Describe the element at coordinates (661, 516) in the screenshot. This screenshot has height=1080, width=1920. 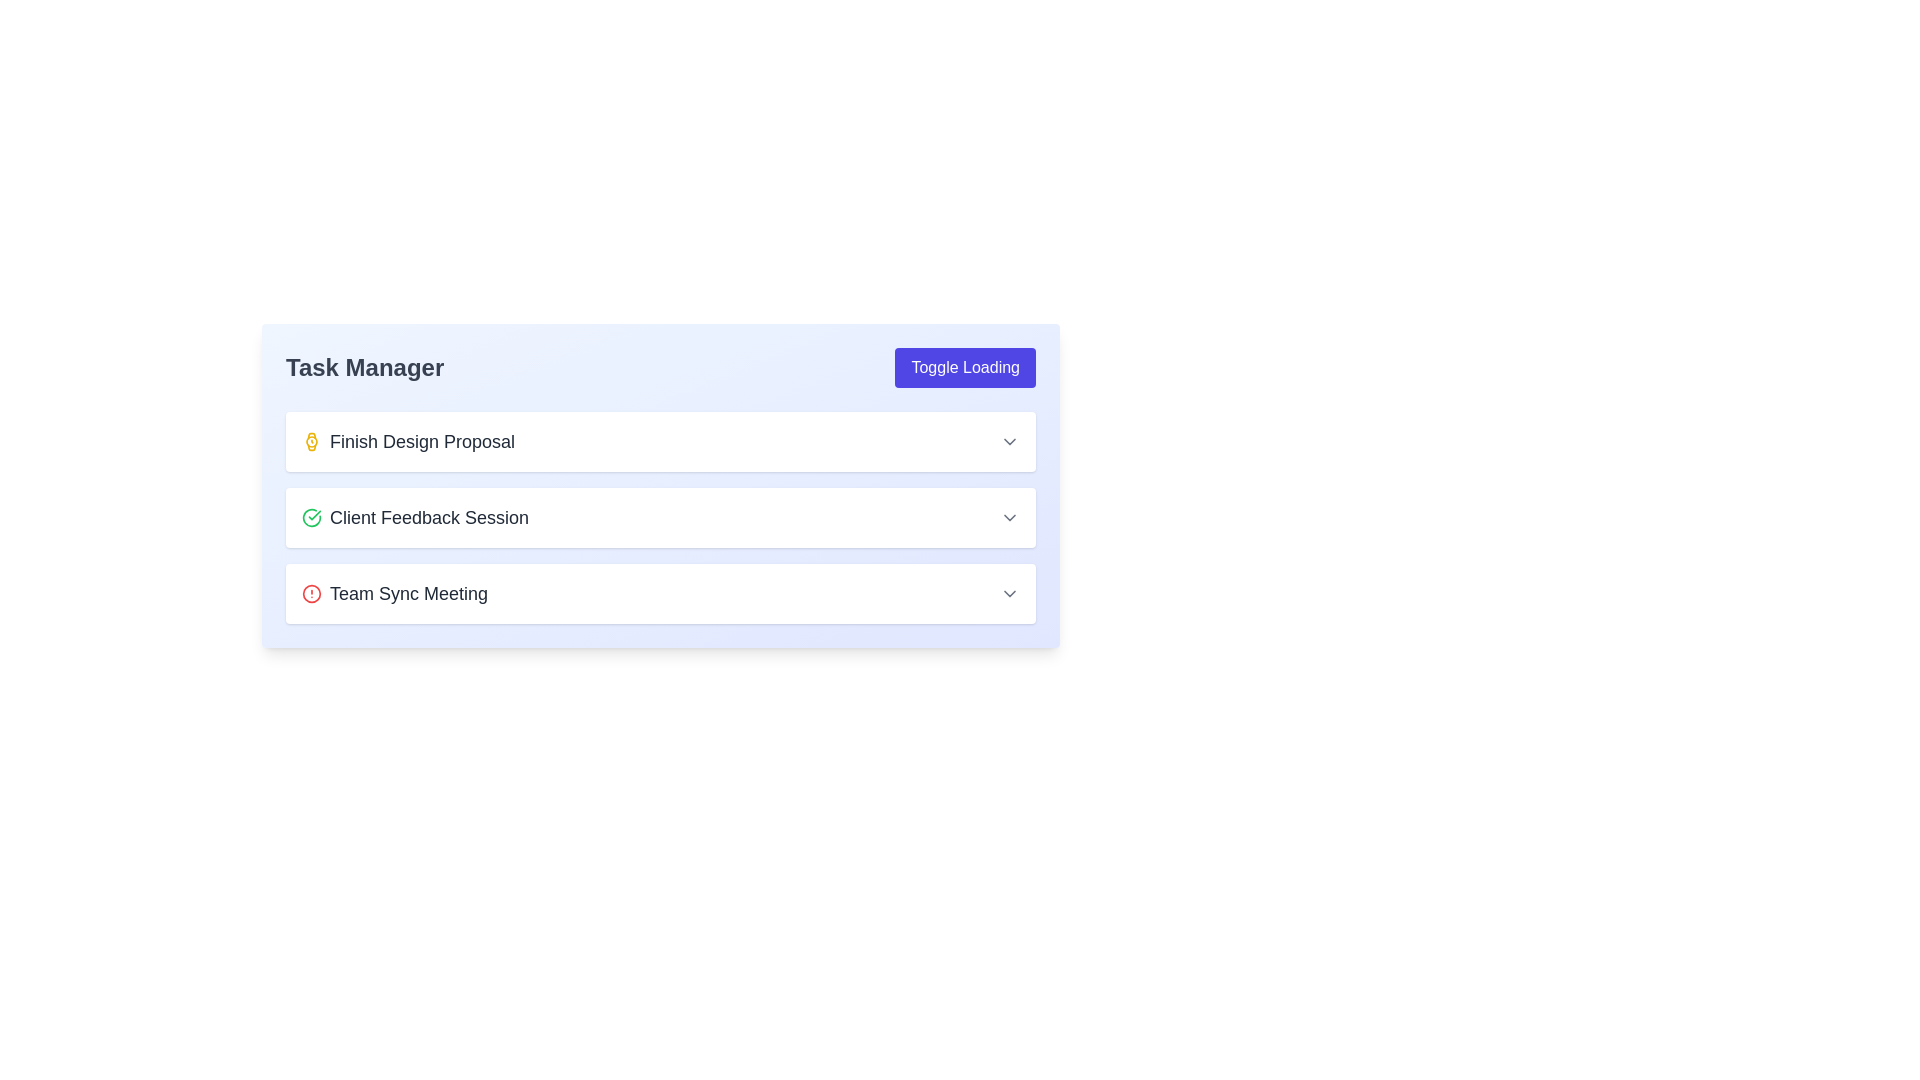
I see `the task entry titled 'Client Feedback Session'` at that location.